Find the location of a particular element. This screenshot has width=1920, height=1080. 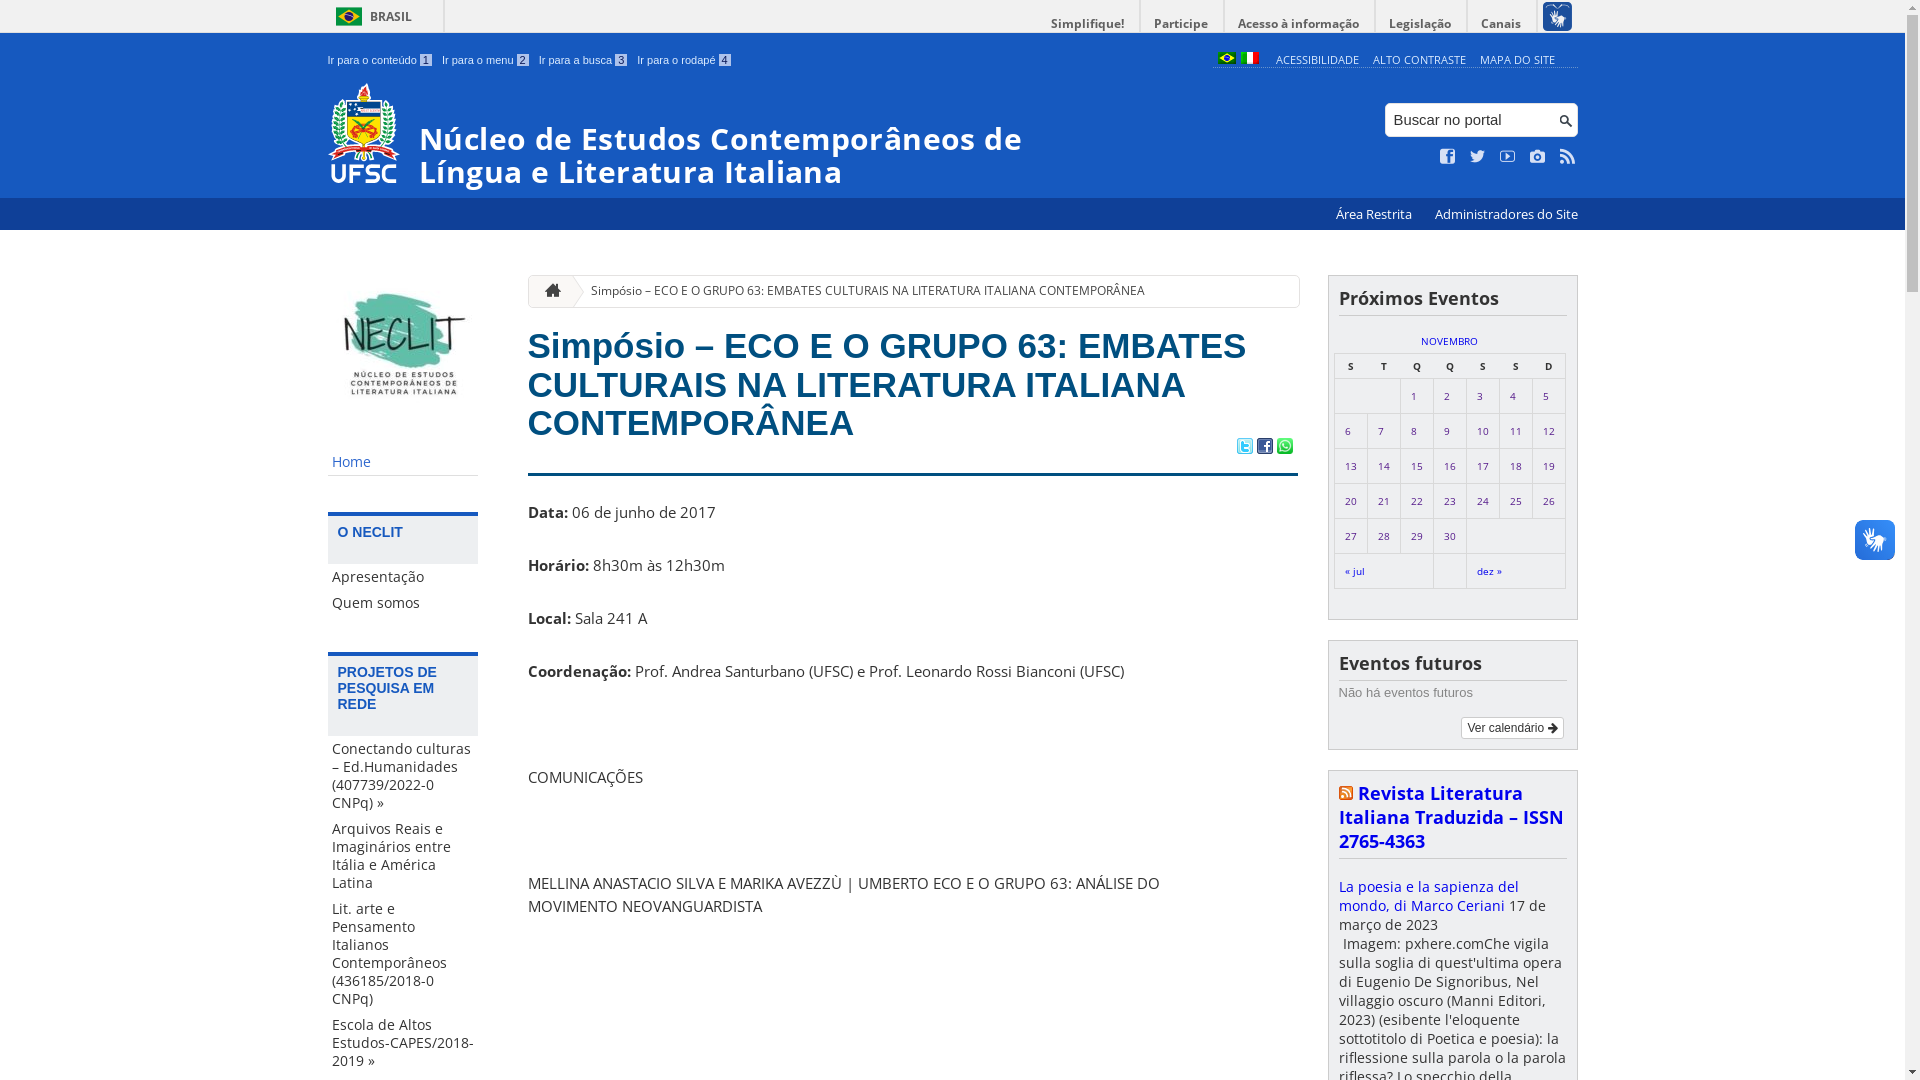

'12' is located at coordinates (1546, 430).